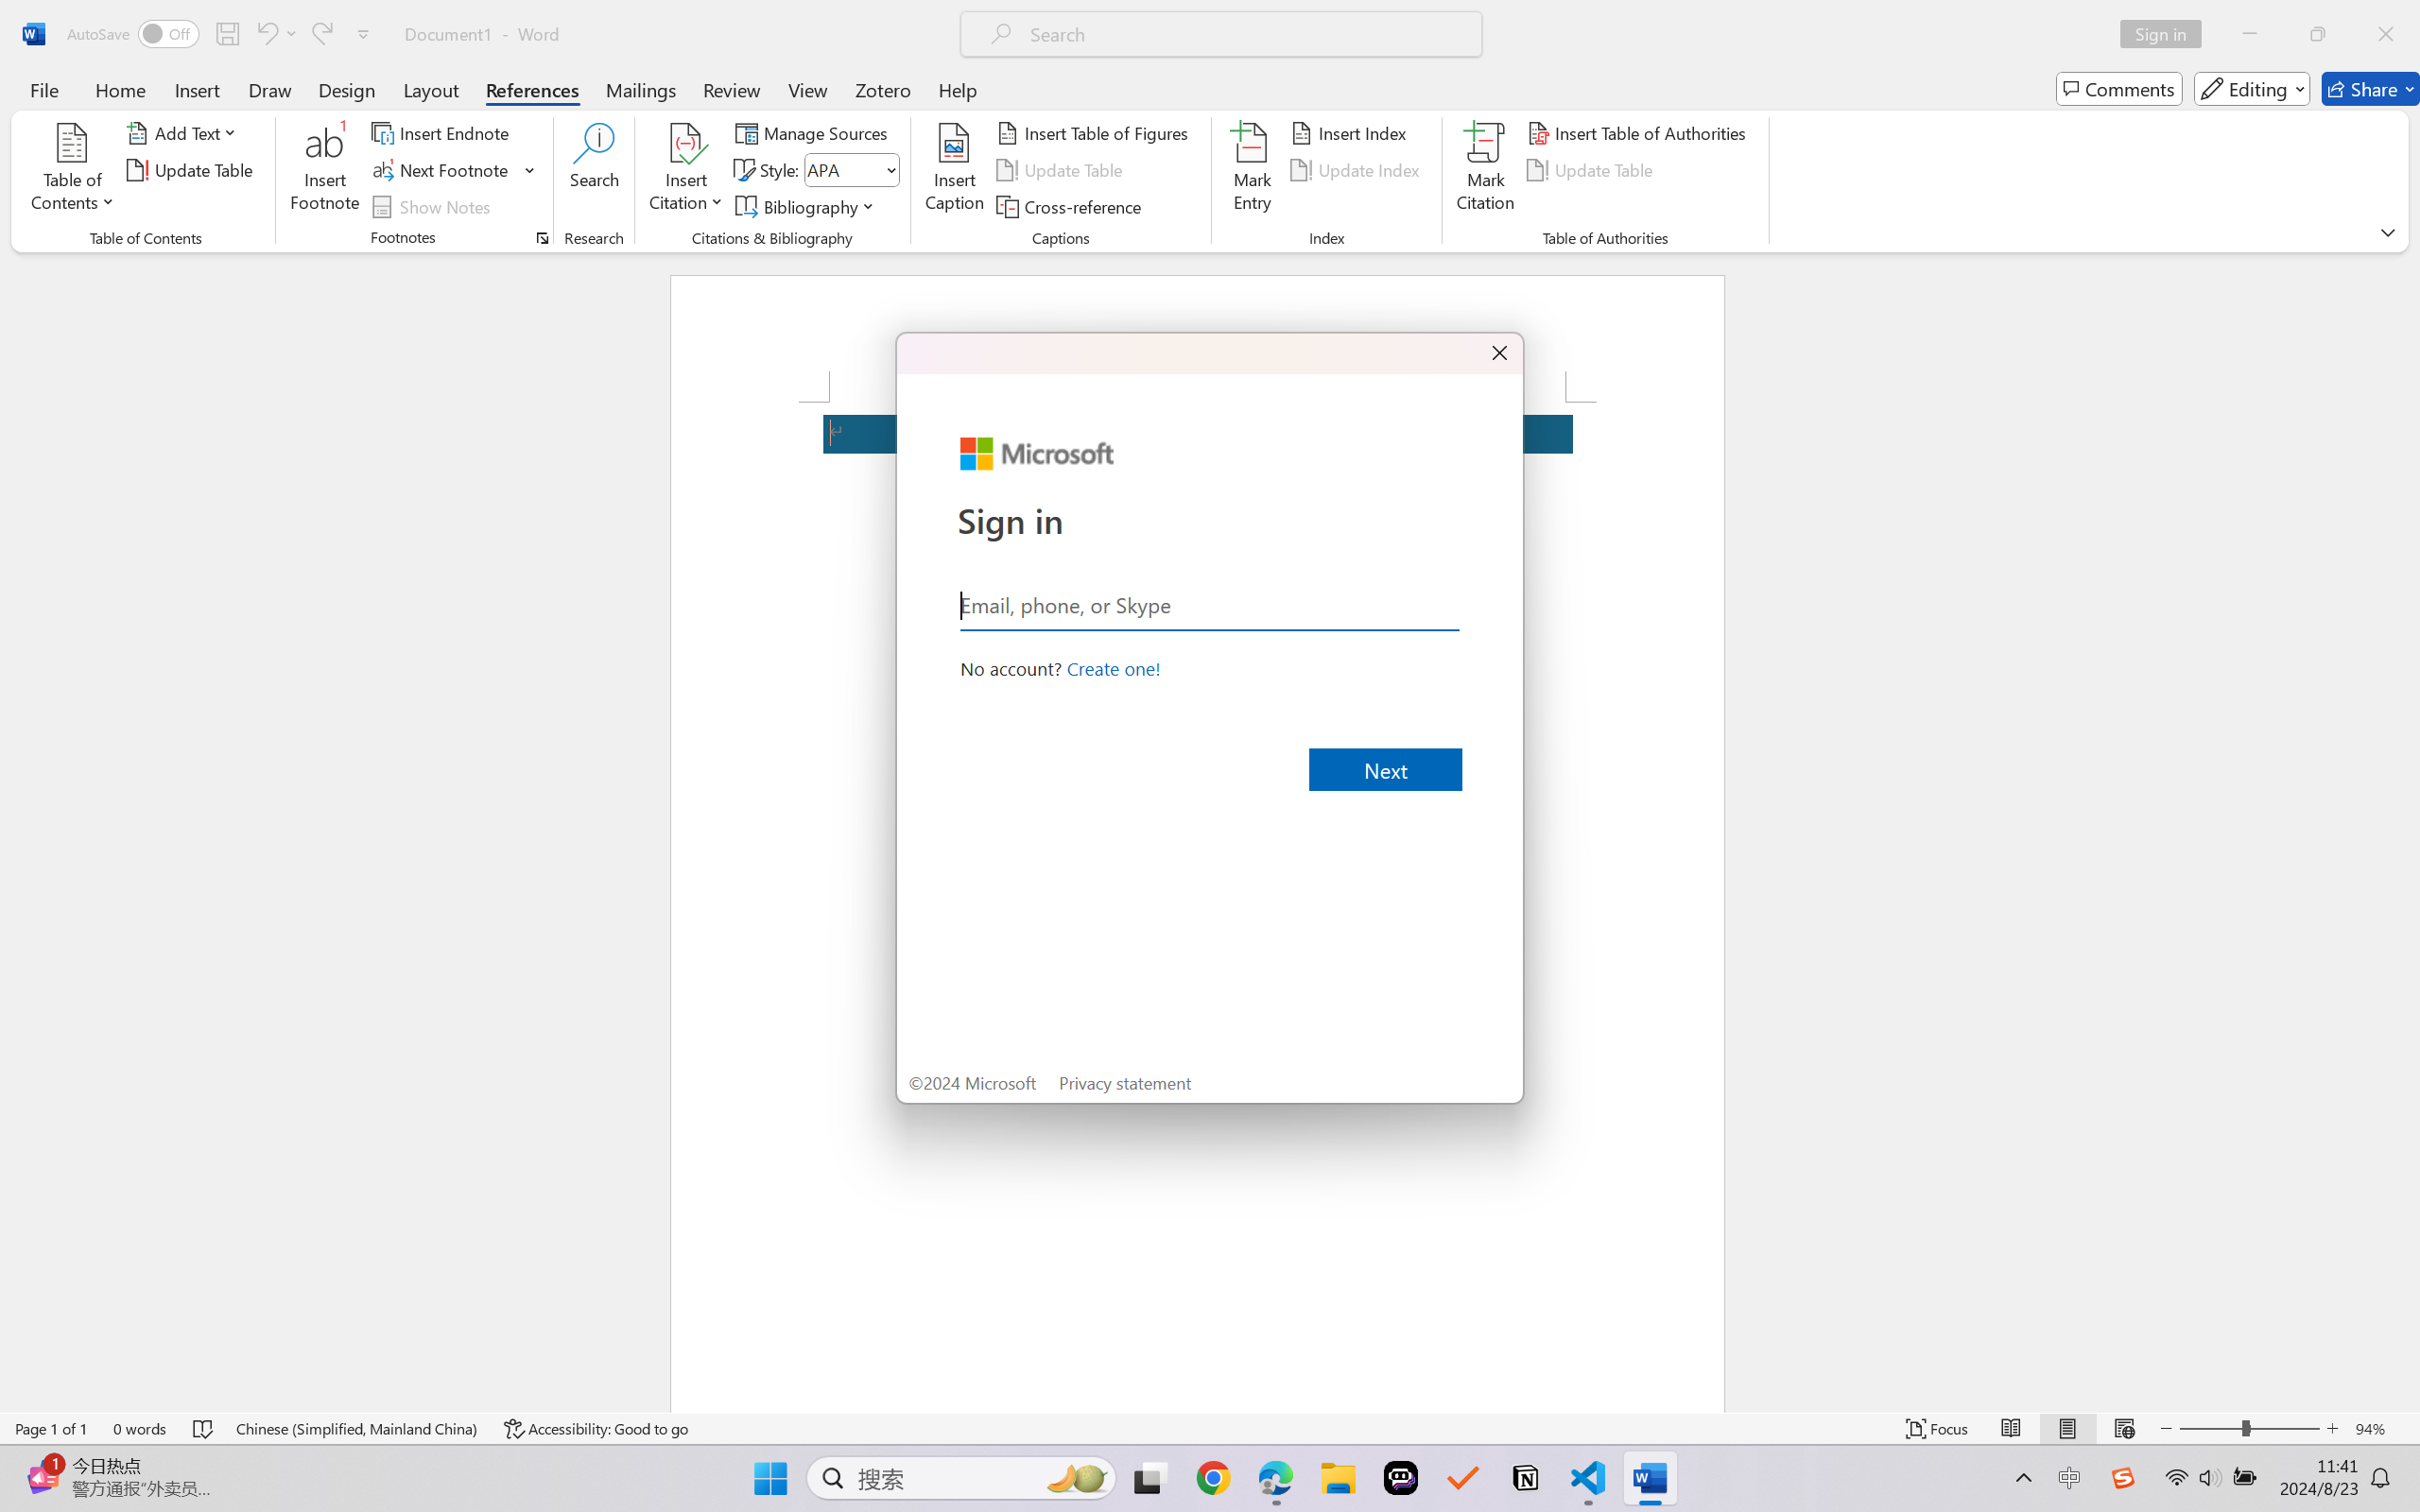  I want to click on 'Update Index', so click(1357, 170).